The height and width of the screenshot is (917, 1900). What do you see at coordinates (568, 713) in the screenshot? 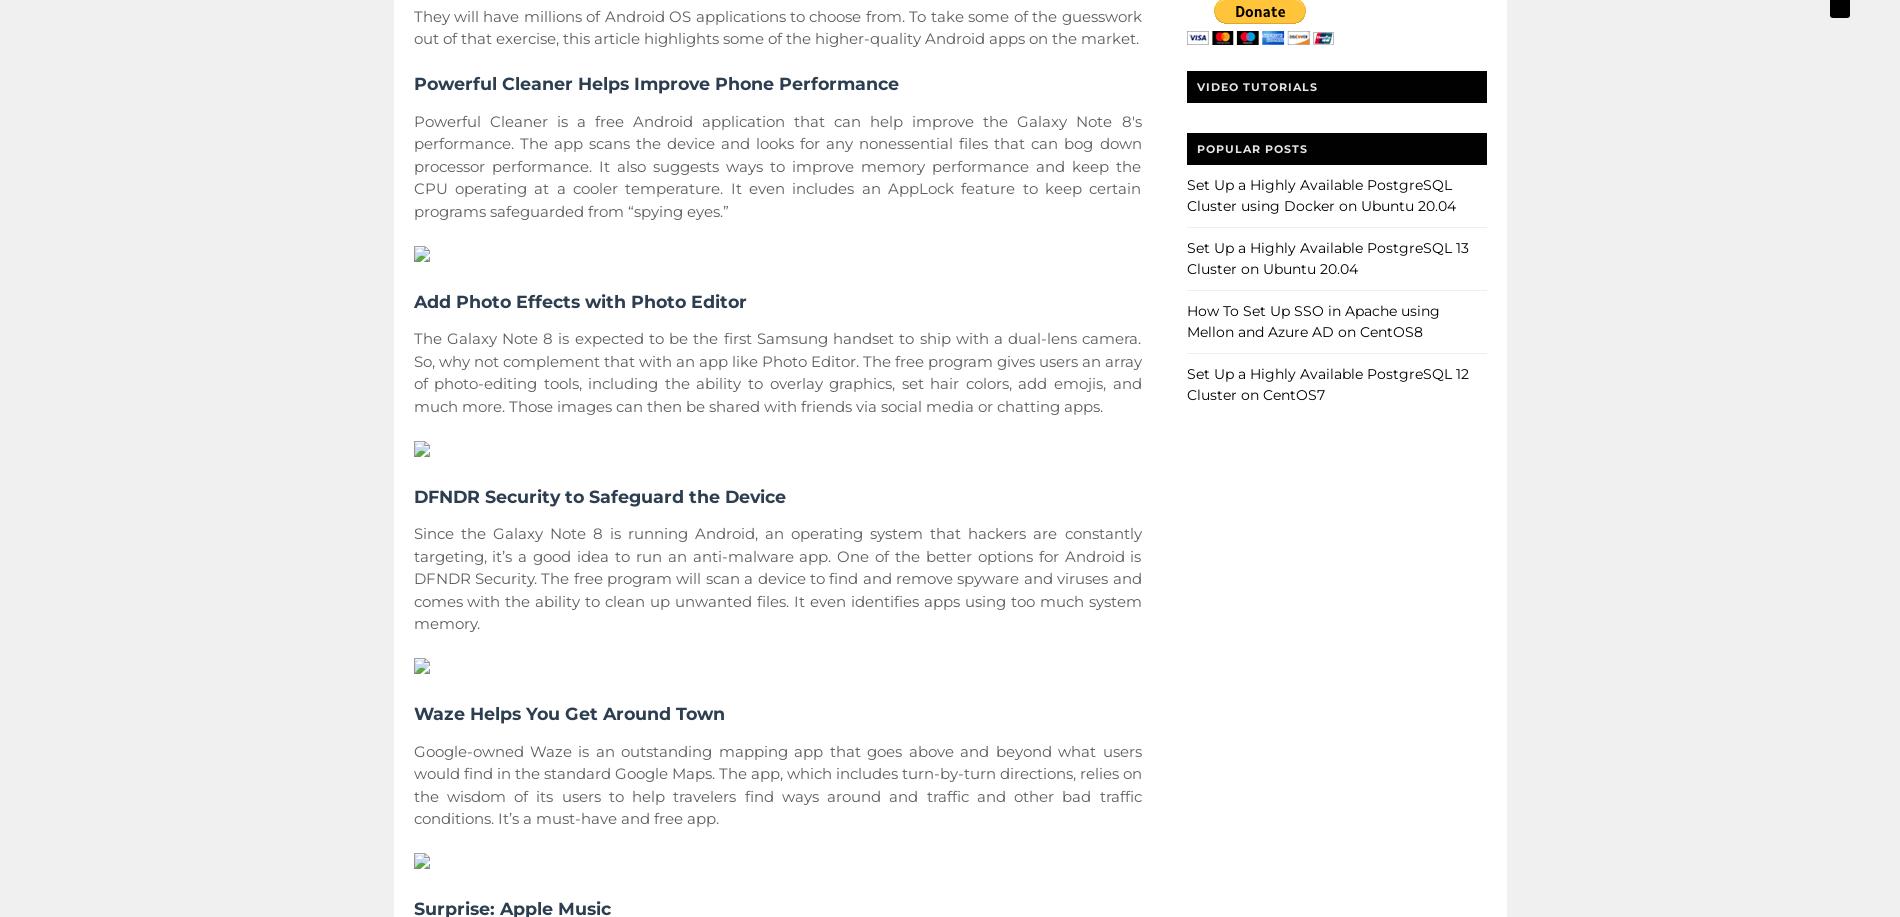
I see `'Waze Helps You Get Around Town'` at bounding box center [568, 713].